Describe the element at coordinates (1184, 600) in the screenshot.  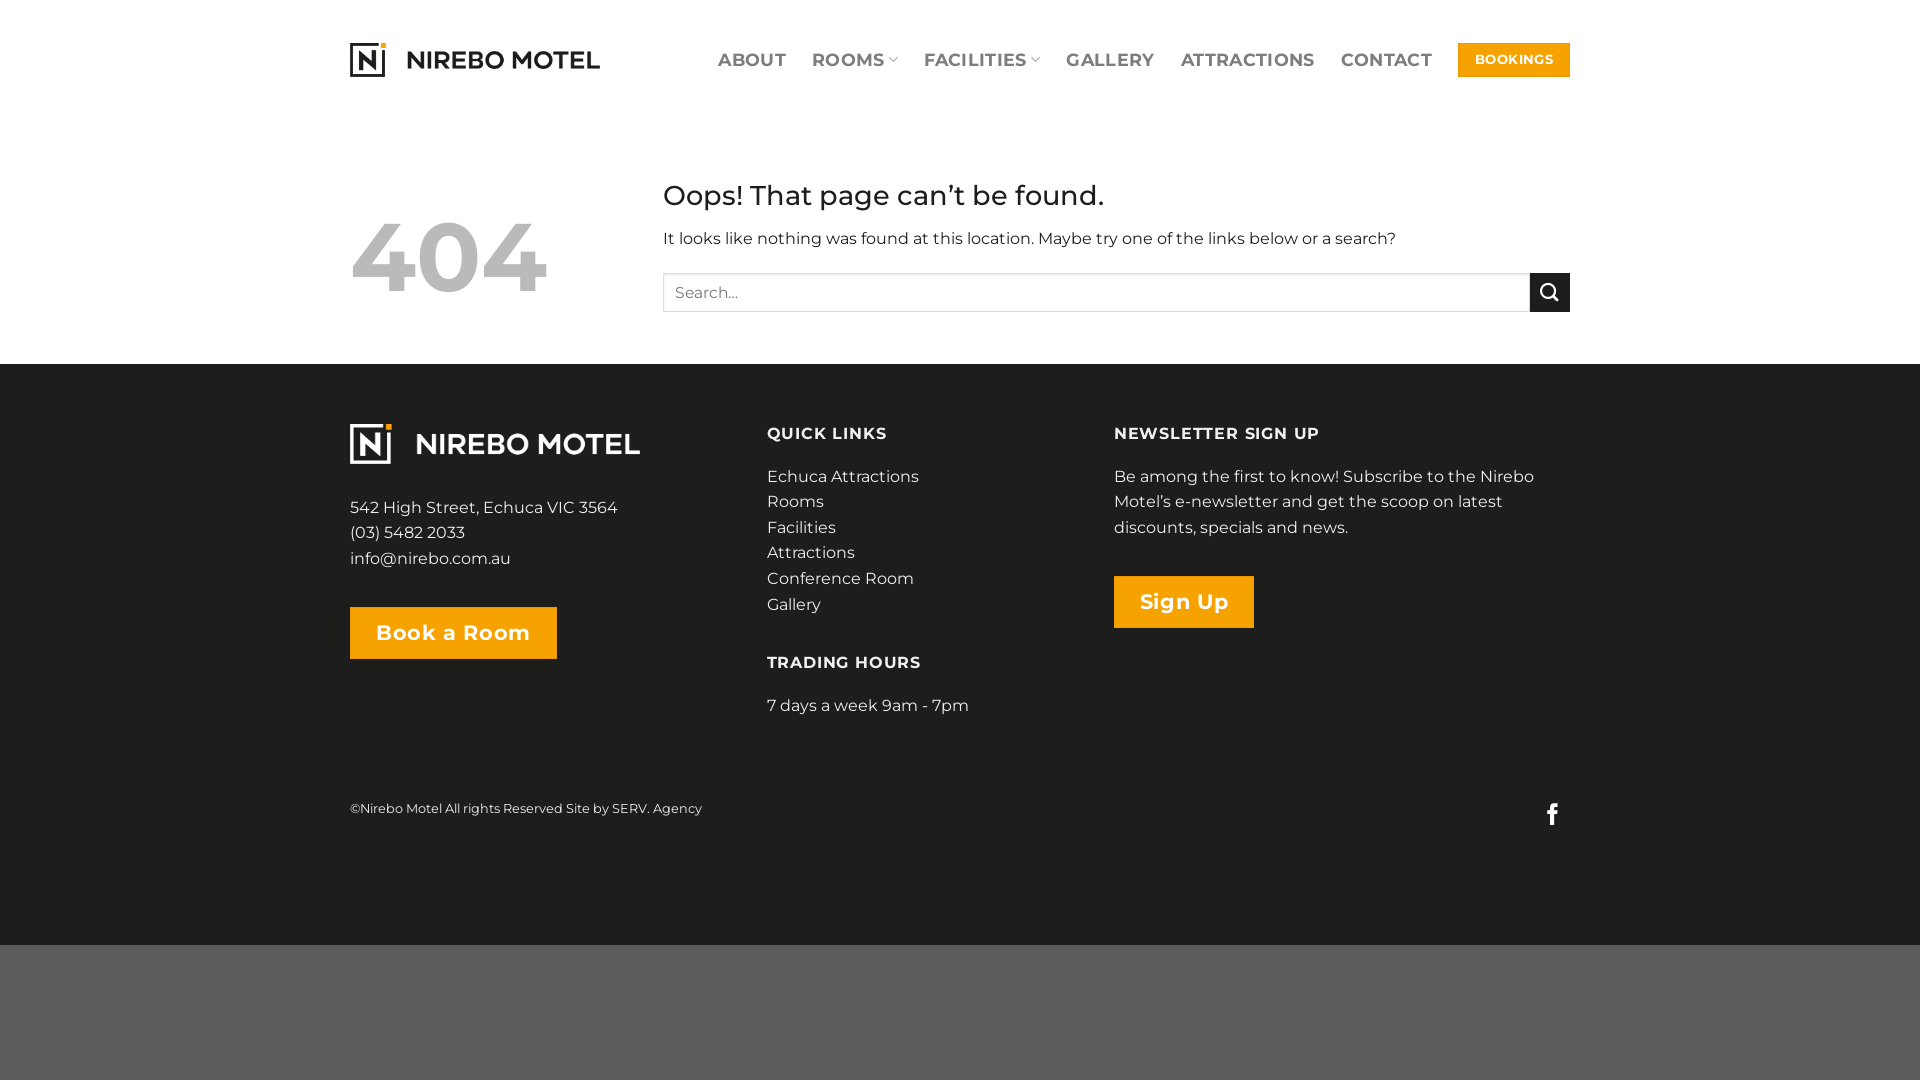
I see `'Sign Up'` at that location.